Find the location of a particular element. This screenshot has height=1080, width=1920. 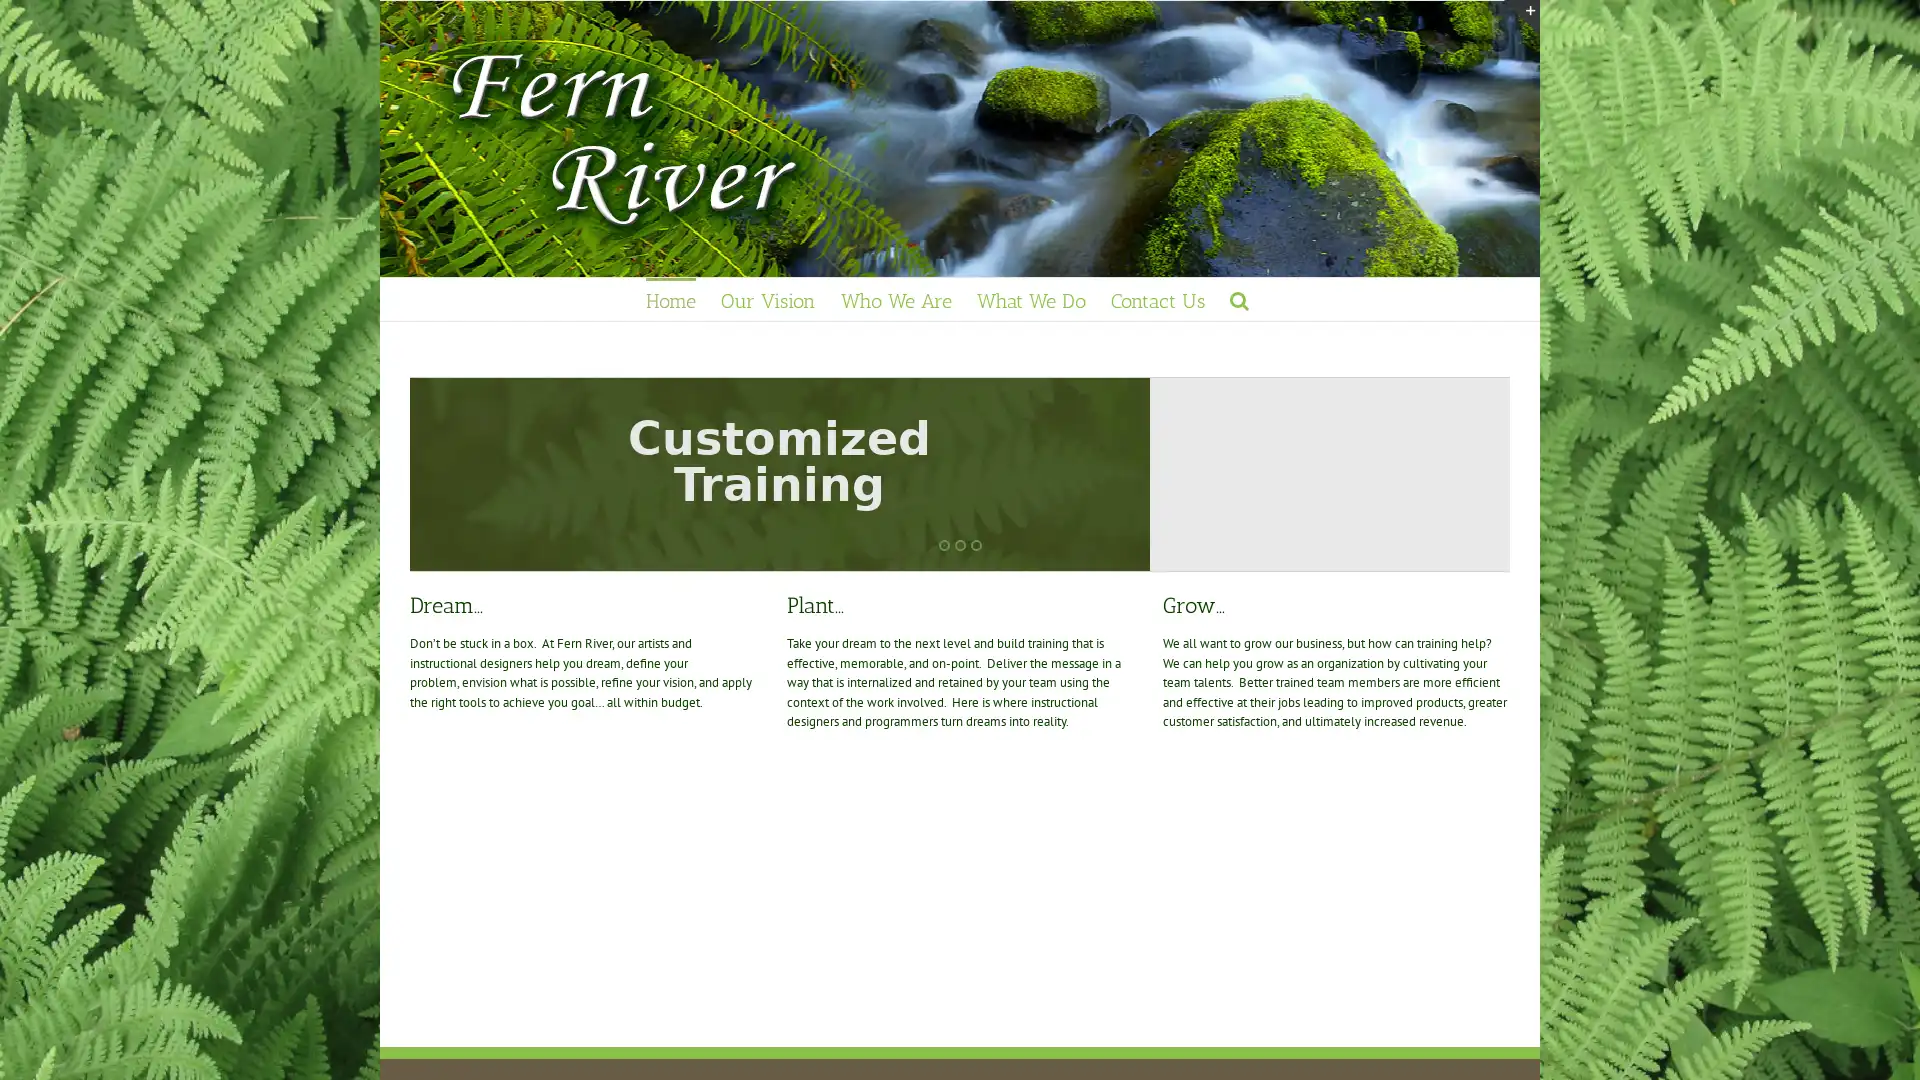

Search is located at coordinates (1238, 299).